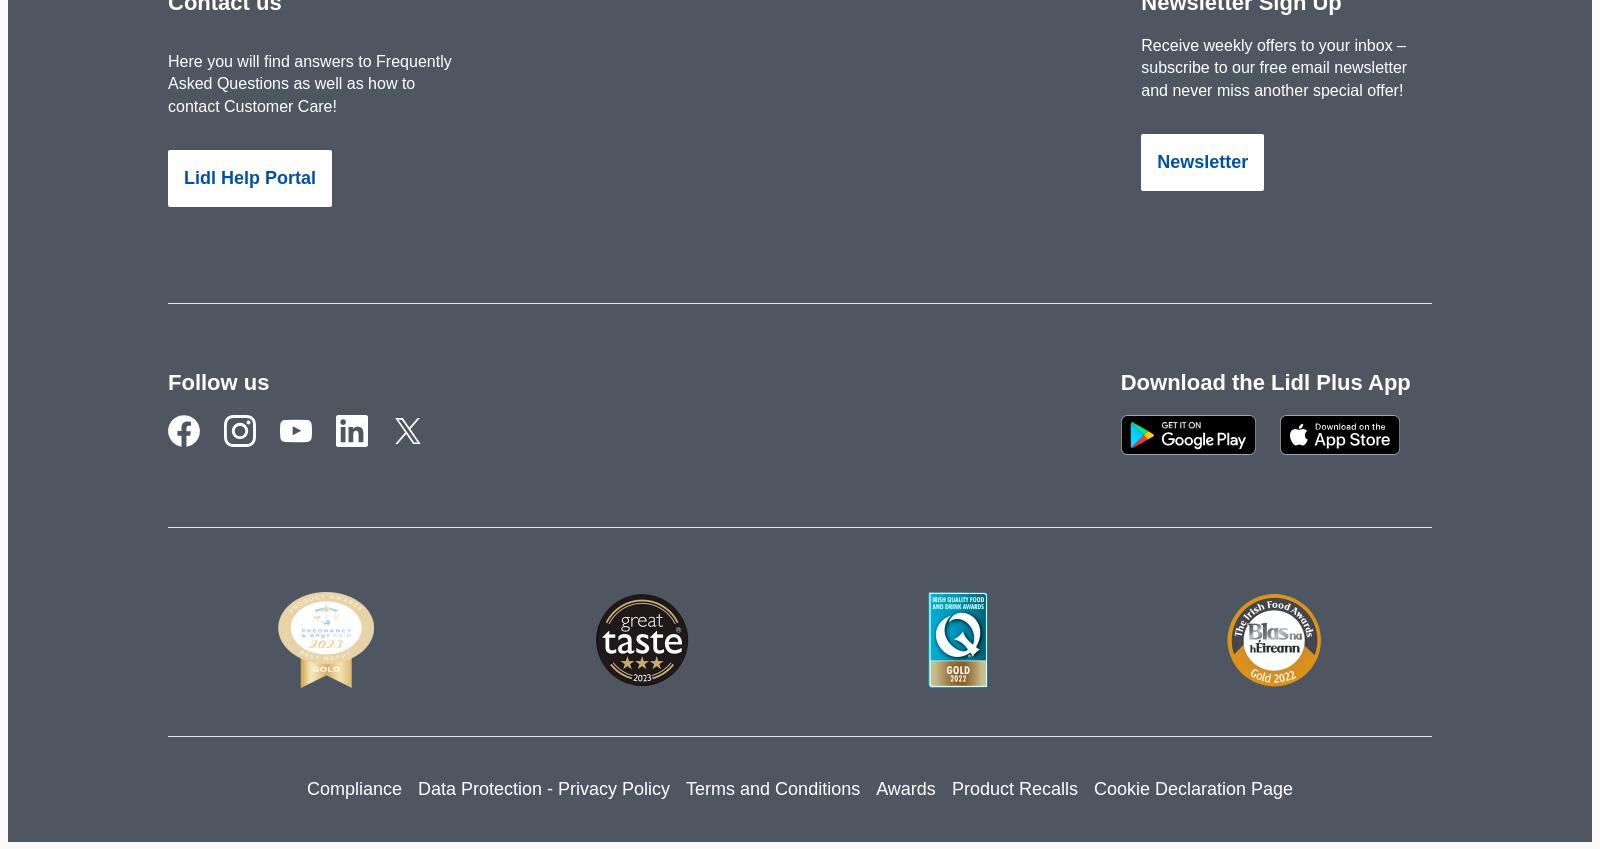  Describe the element at coordinates (1263, 381) in the screenshot. I see `'Download the Lidl Plus App'` at that location.